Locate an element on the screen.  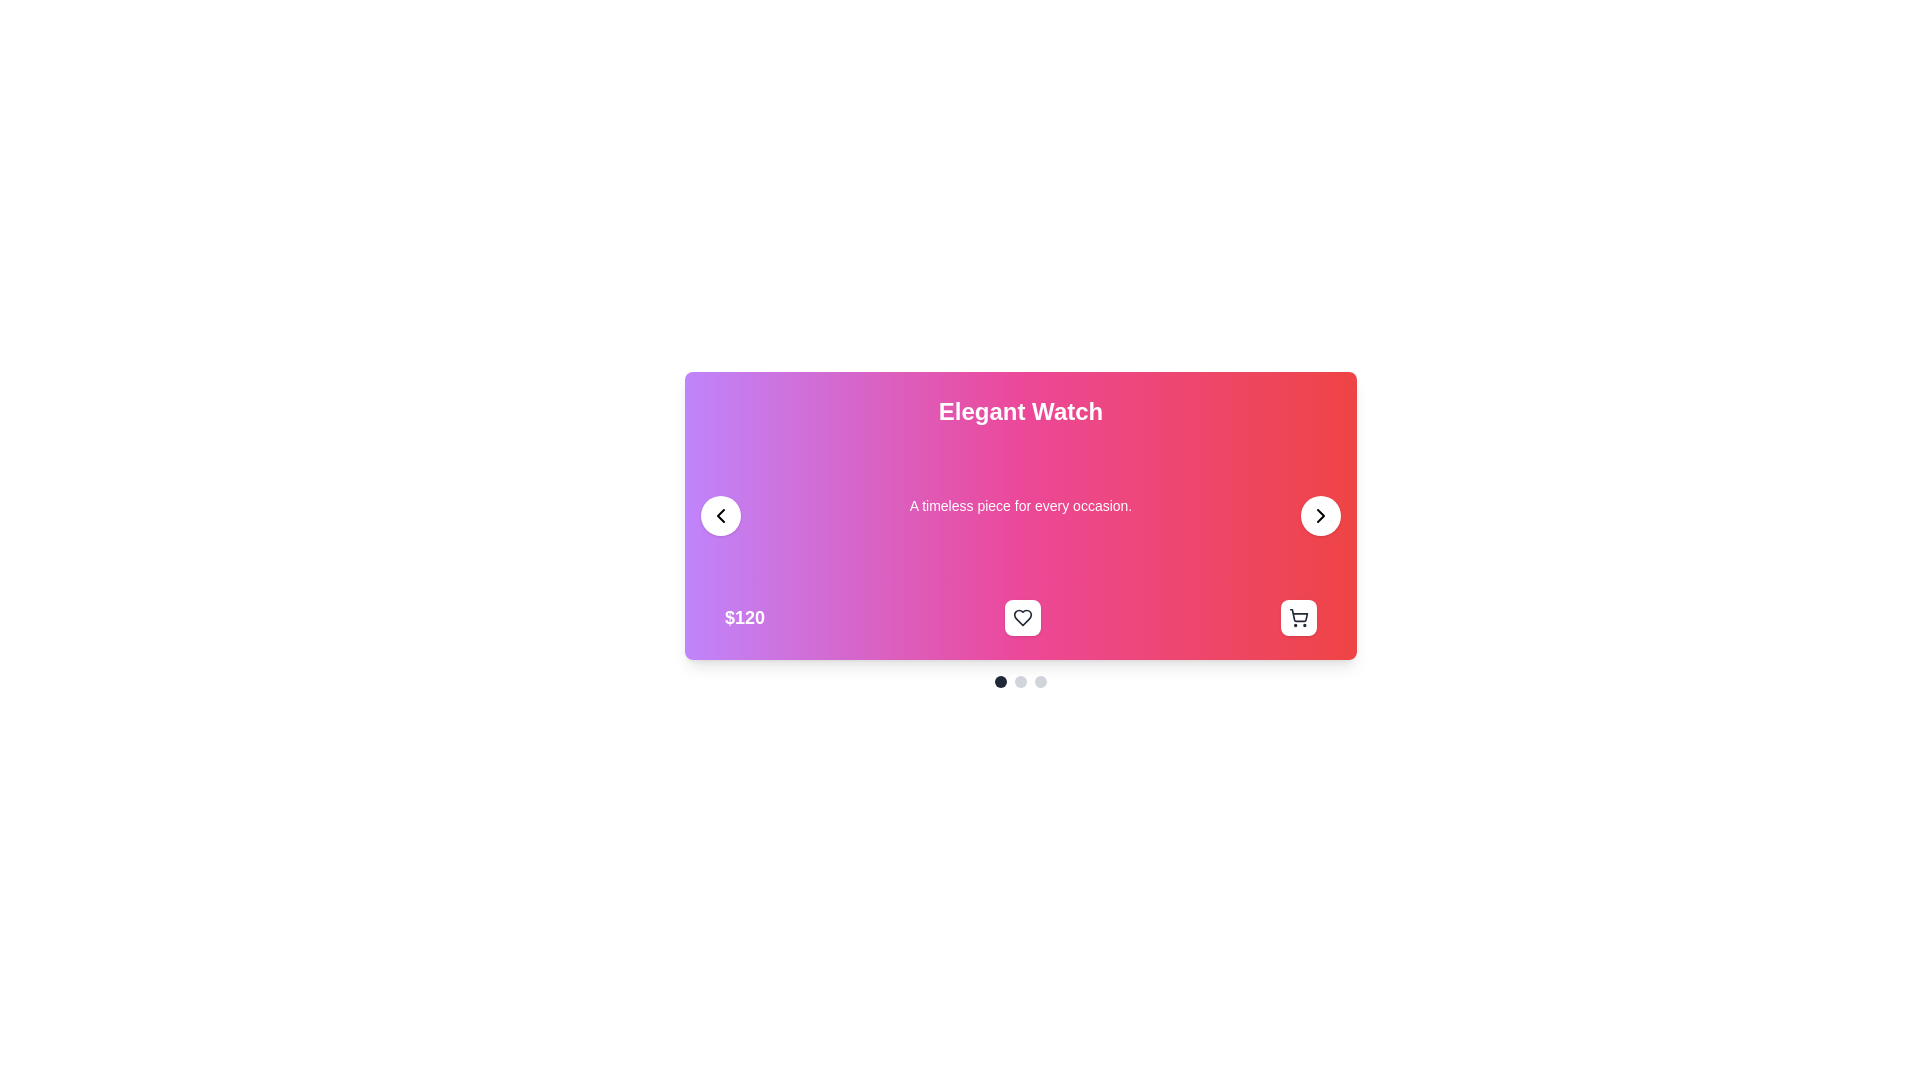
the circular button with a white background and a black left arrow icon is located at coordinates (720, 515).